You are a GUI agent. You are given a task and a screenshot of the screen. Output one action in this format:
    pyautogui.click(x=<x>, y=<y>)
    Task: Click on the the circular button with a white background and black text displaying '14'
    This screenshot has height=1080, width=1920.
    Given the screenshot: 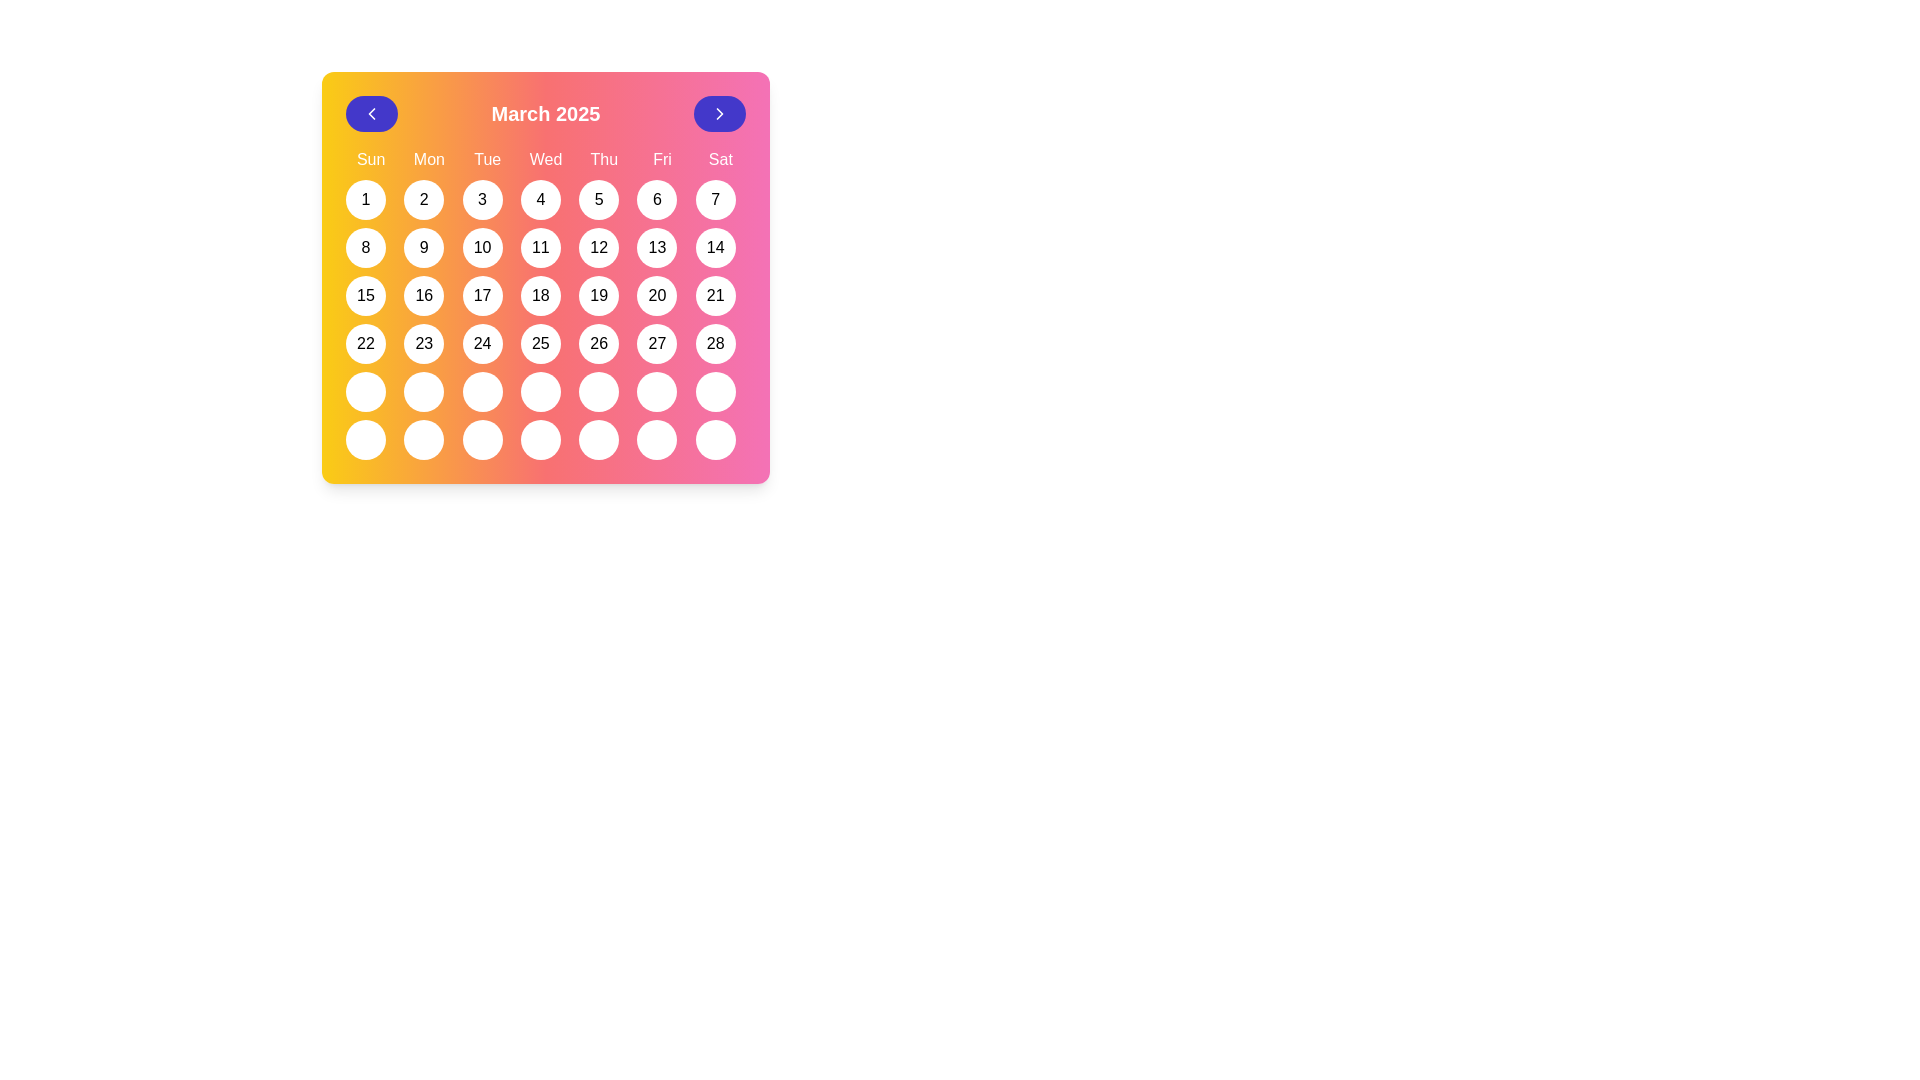 What is the action you would take?
    pyautogui.click(x=715, y=246)
    